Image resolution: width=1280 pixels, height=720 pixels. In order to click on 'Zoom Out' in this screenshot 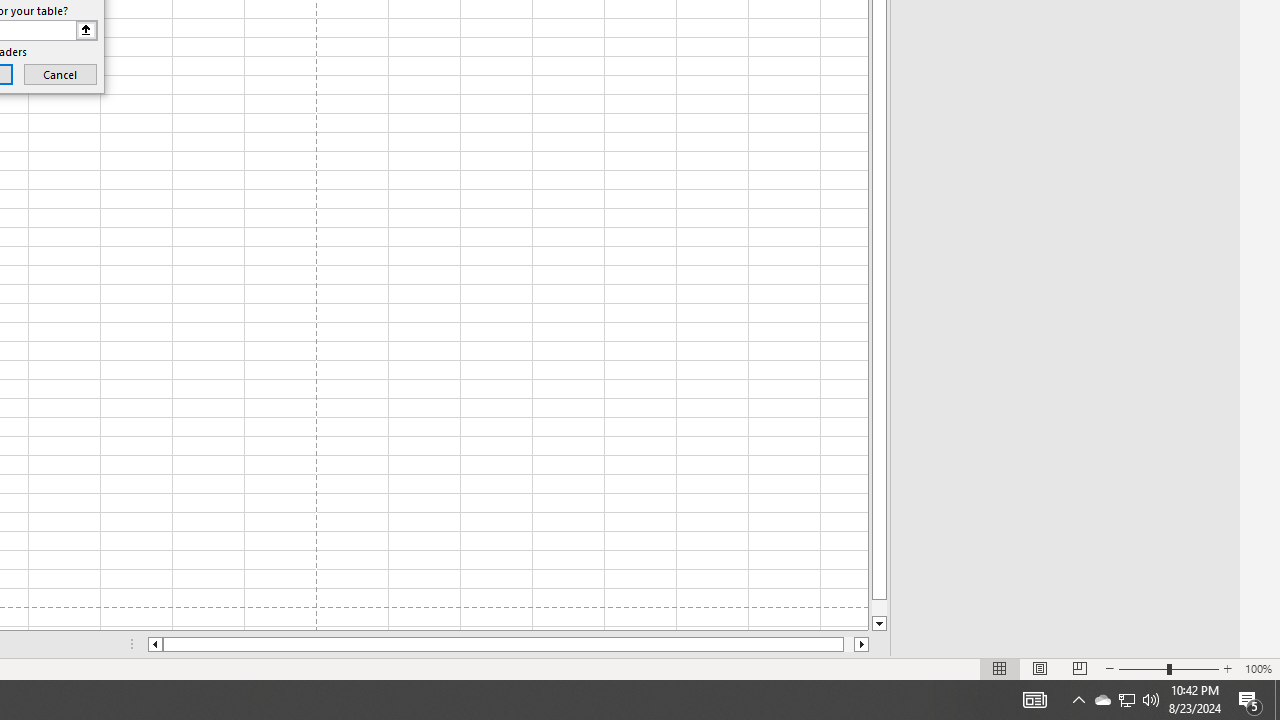, I will do `click(1143, 669)`.